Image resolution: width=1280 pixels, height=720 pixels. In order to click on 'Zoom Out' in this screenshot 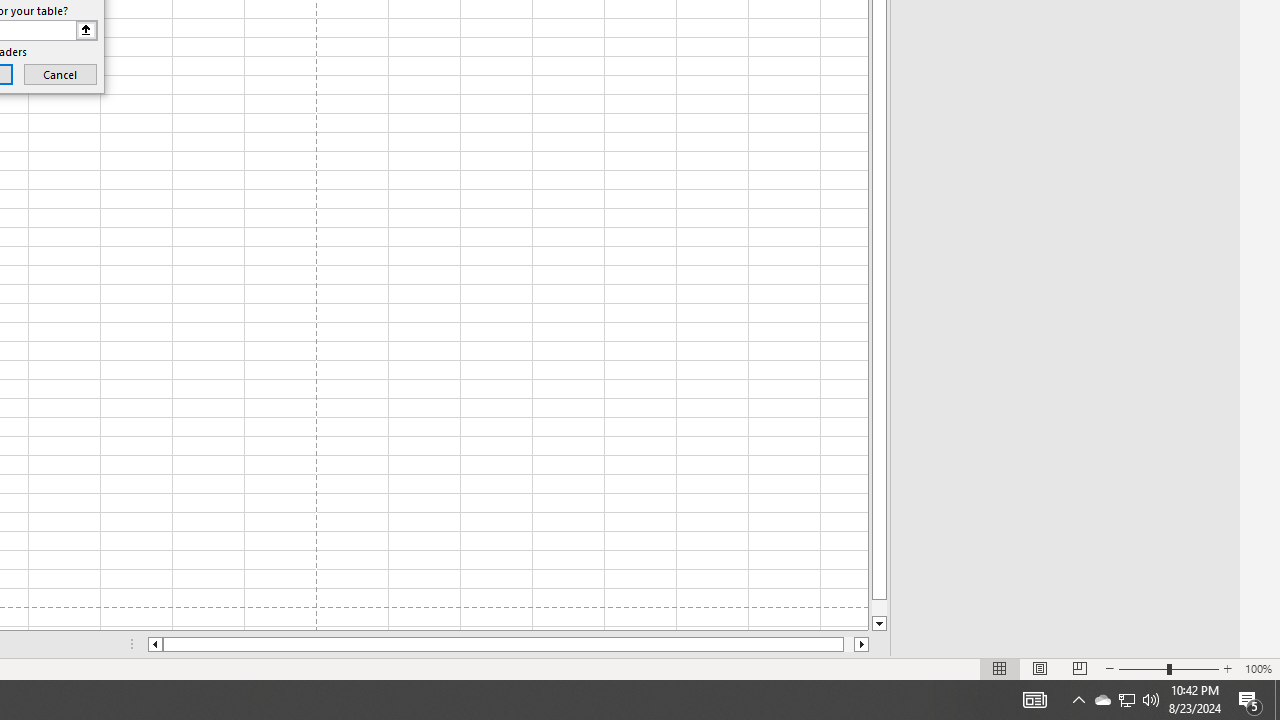, I will do `click(1143, 669)`.